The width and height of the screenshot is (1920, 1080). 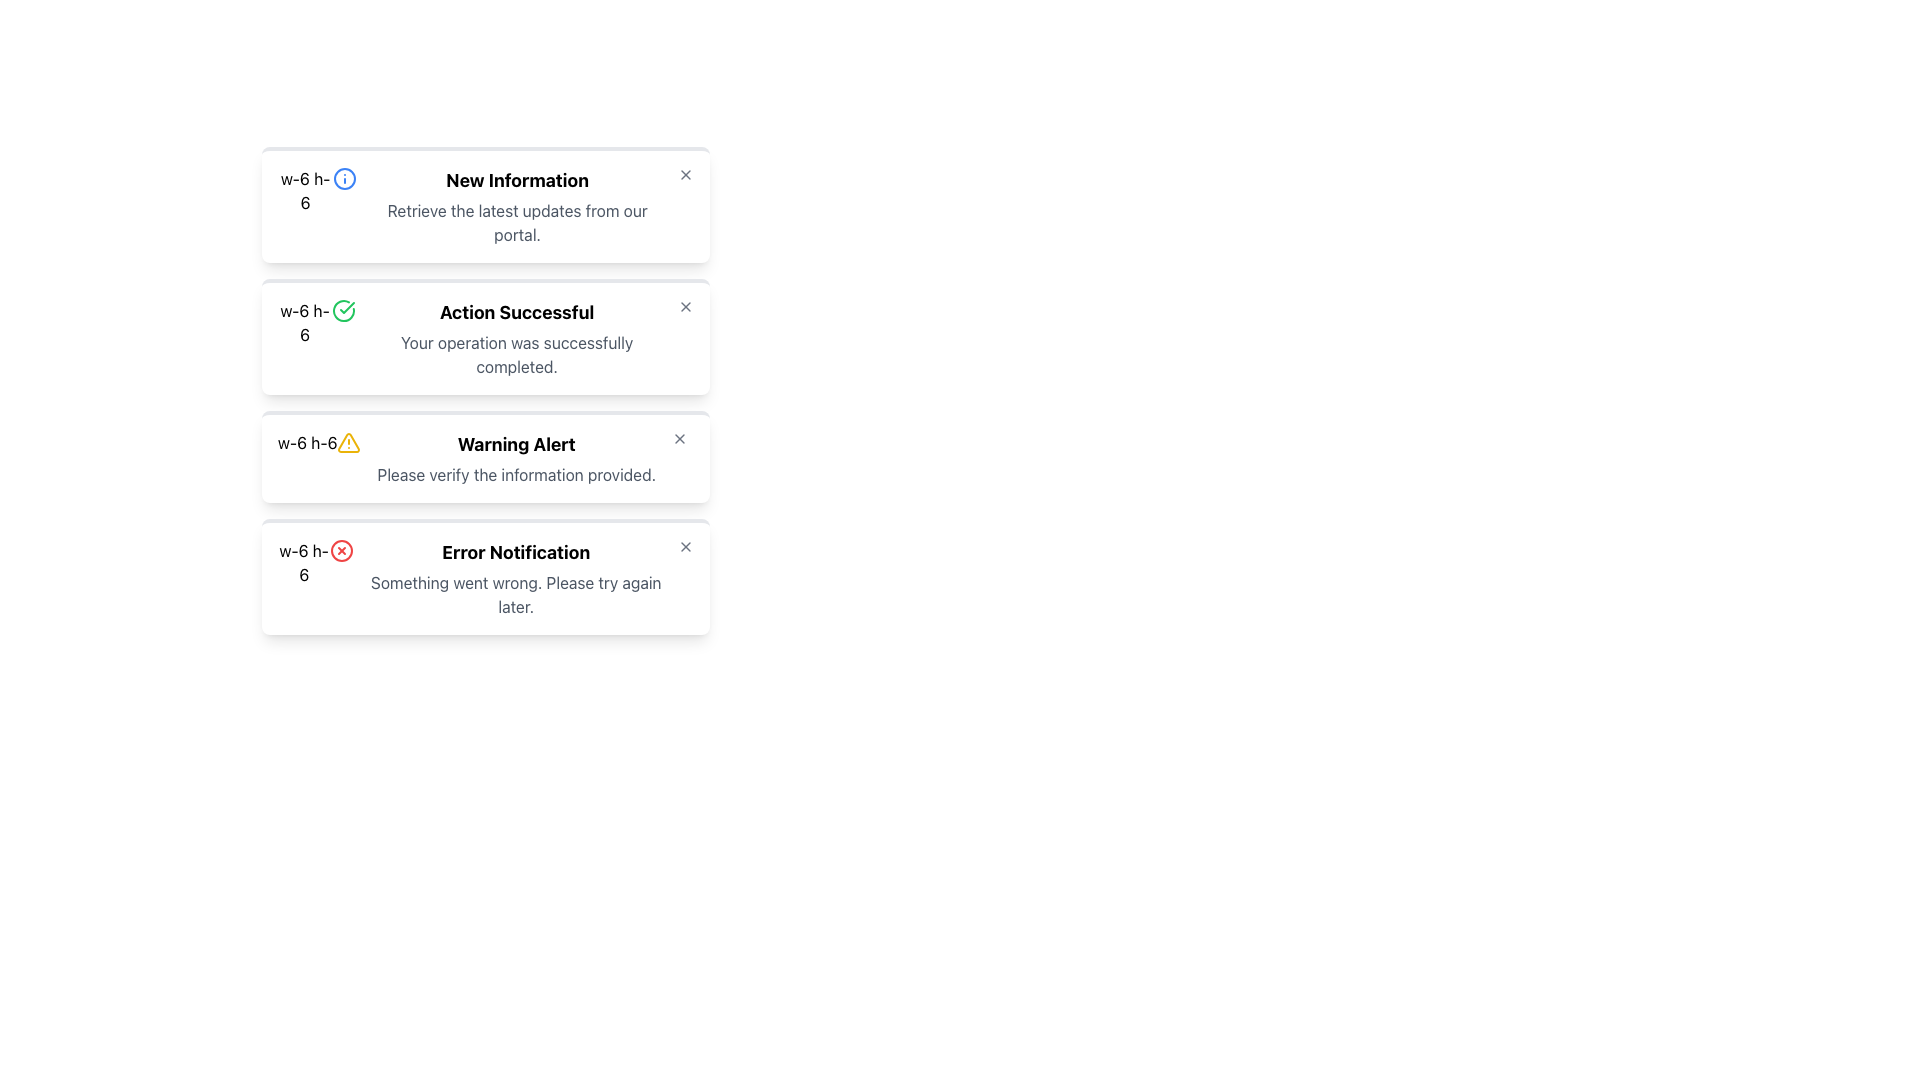 What do you see at coordinates (686, 173) in the screenshot?
I see `the close button located in the top-right corner of the 'New Information' notification card to change its appearance` at bounding box center [686, 173].